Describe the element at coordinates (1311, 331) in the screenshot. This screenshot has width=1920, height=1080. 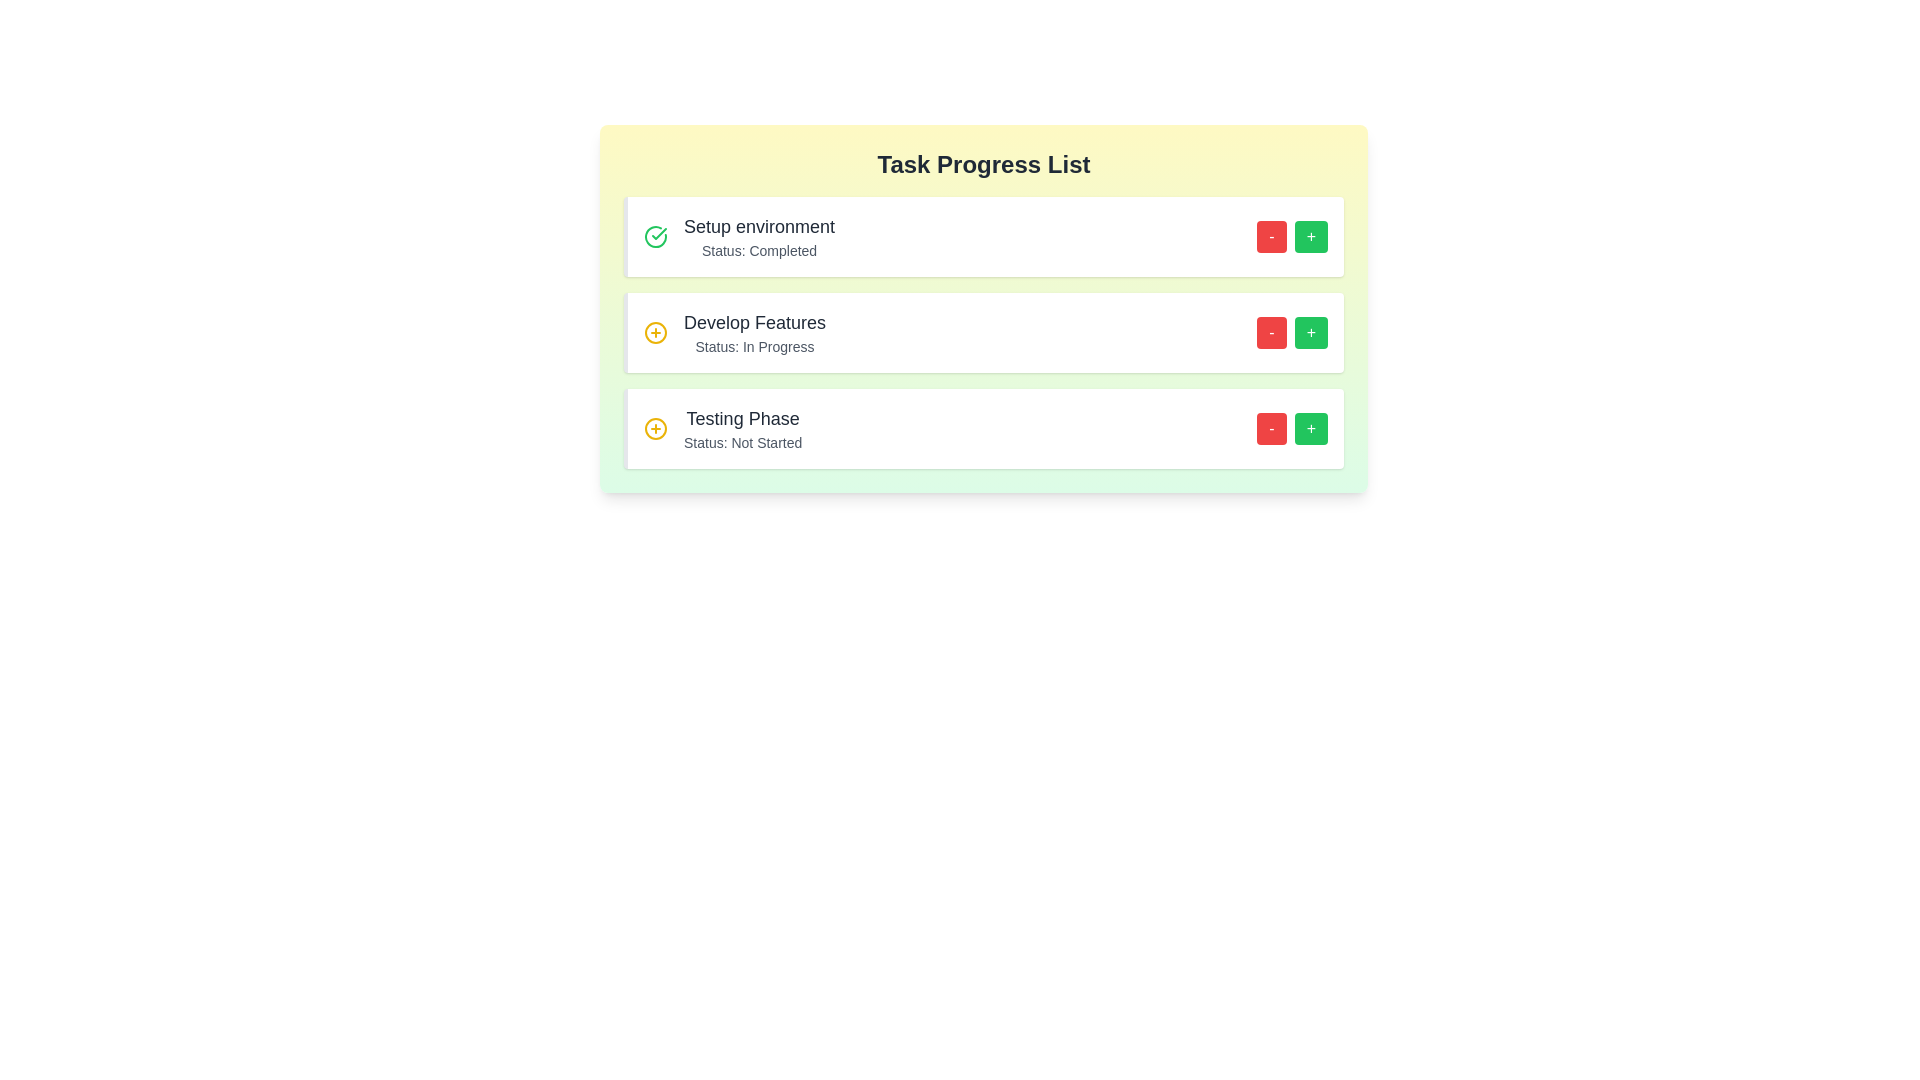
I see `the increase button for the task 'Develop Features'` at that location.